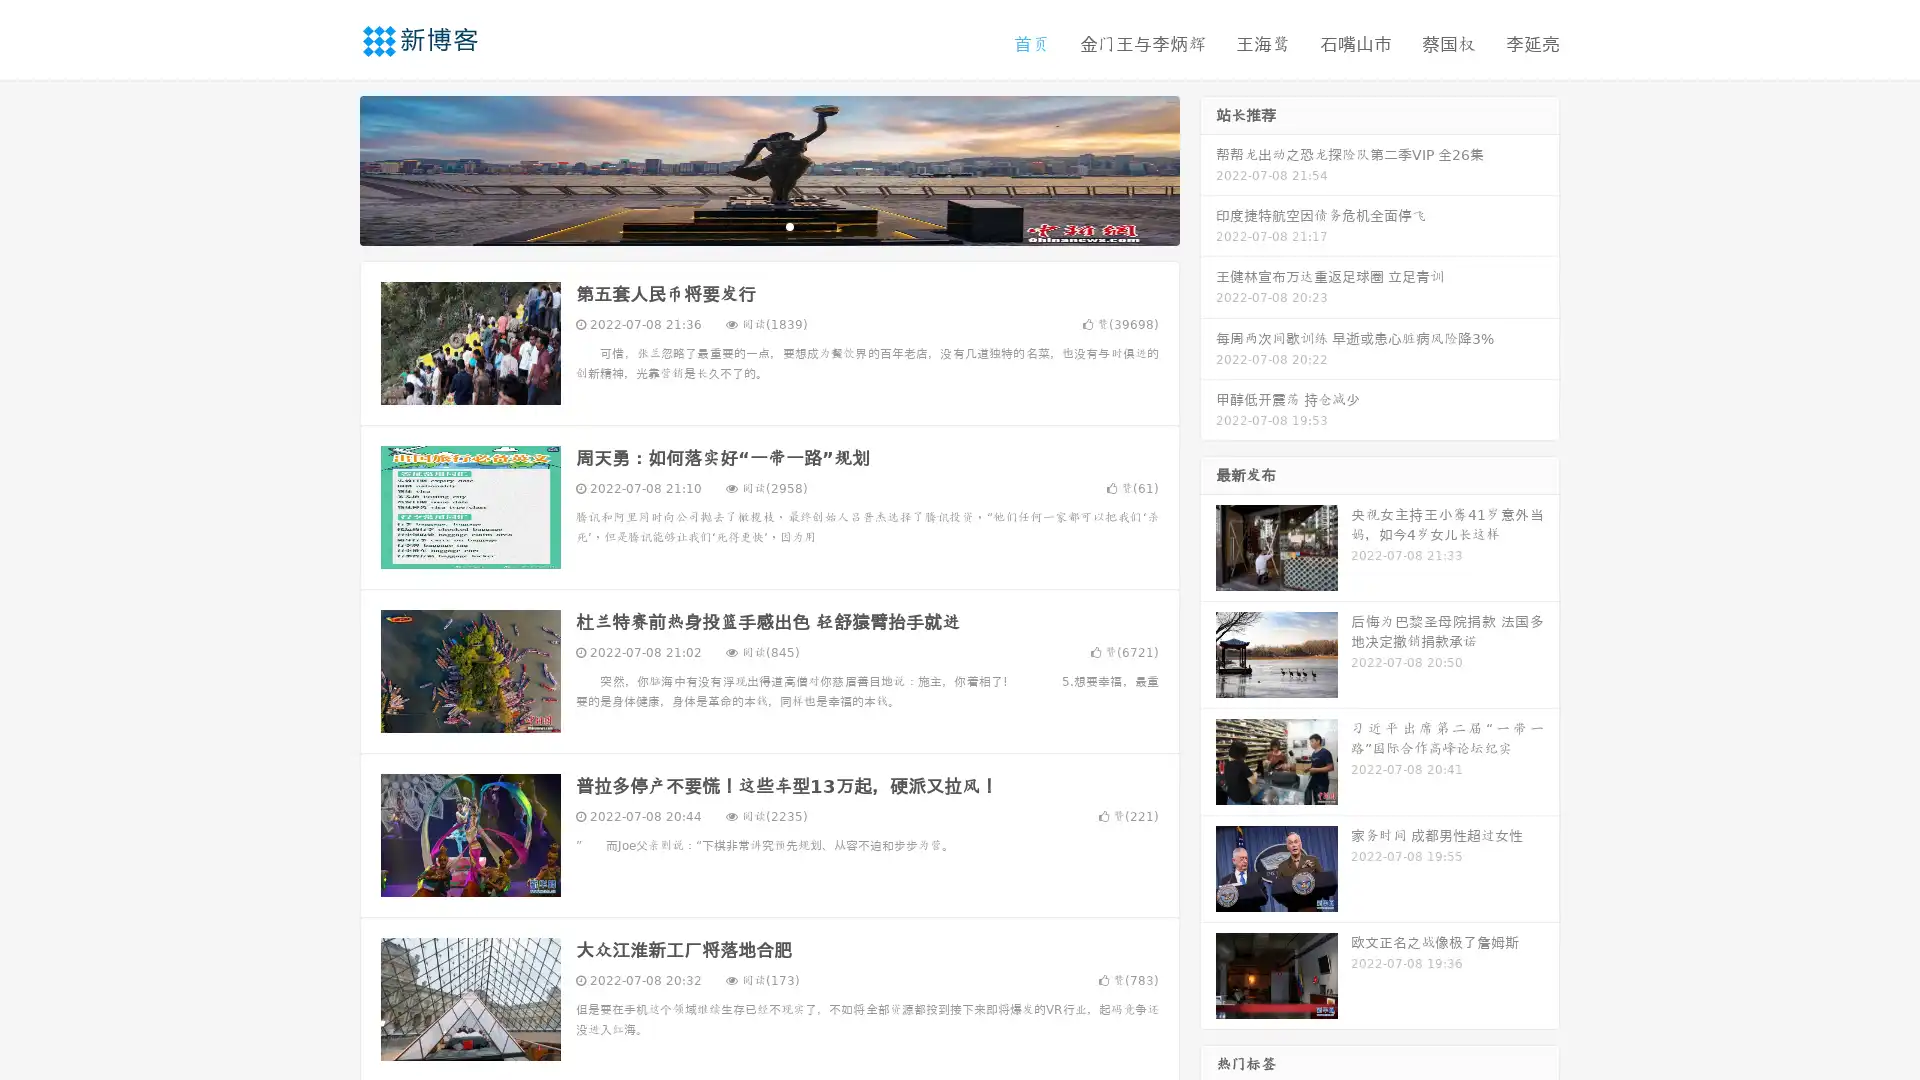 Image resolution: width=1920 pixels, height=1080 pixels. Describe the element at coordinates (1208, 168) in the screenshot. I see `Next slide` at that location.